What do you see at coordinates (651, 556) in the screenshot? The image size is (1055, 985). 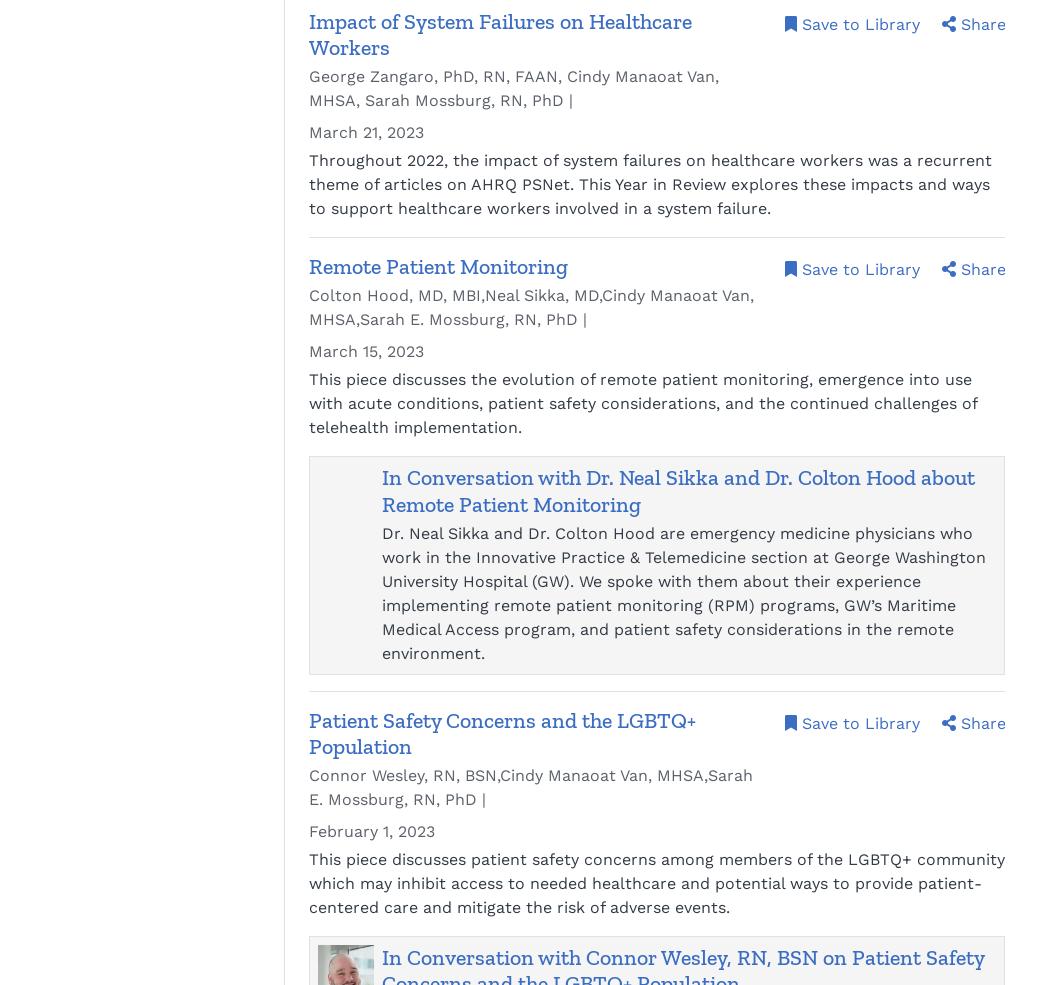 I see `'Innovative Practice & Telemedicine section at'` at bounding box center [651, 556].